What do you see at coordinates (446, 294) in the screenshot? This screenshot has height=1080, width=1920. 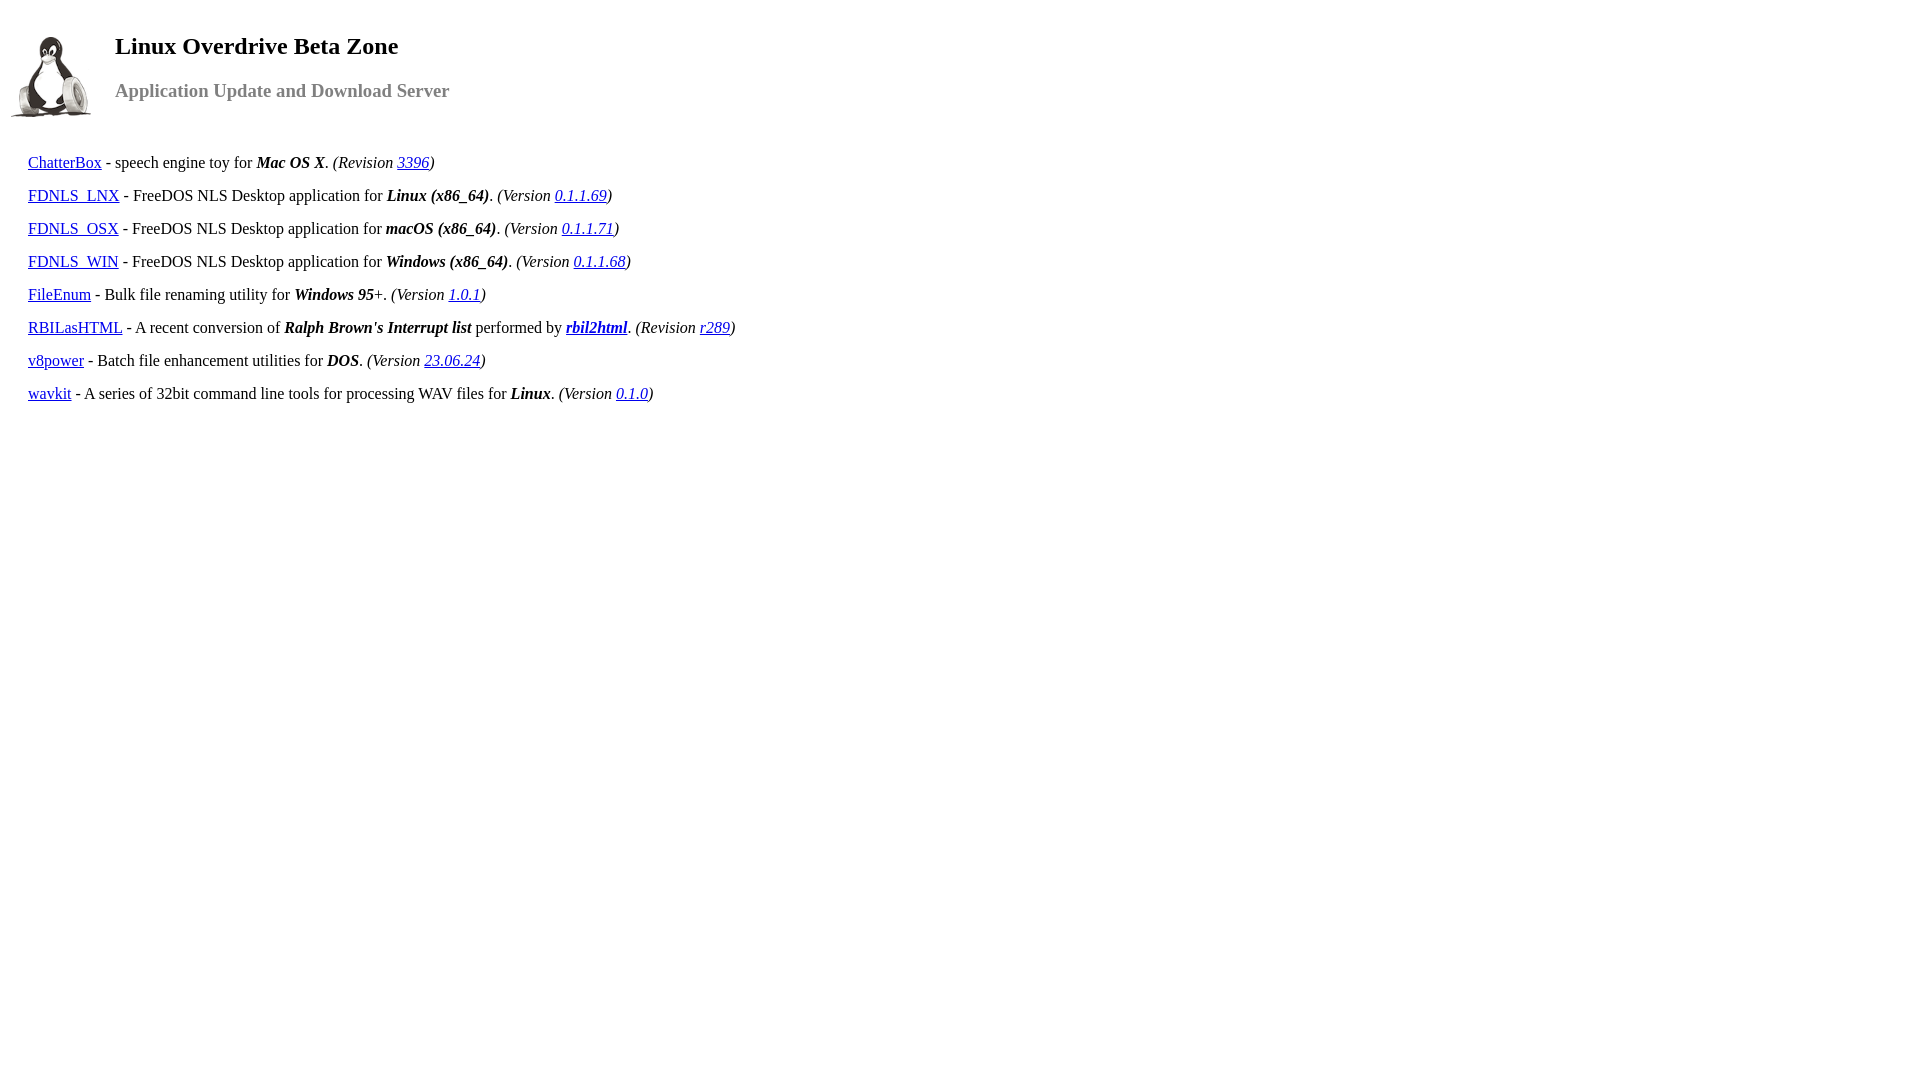 I see `'1.0.1'` at bounding box center [446, 294].